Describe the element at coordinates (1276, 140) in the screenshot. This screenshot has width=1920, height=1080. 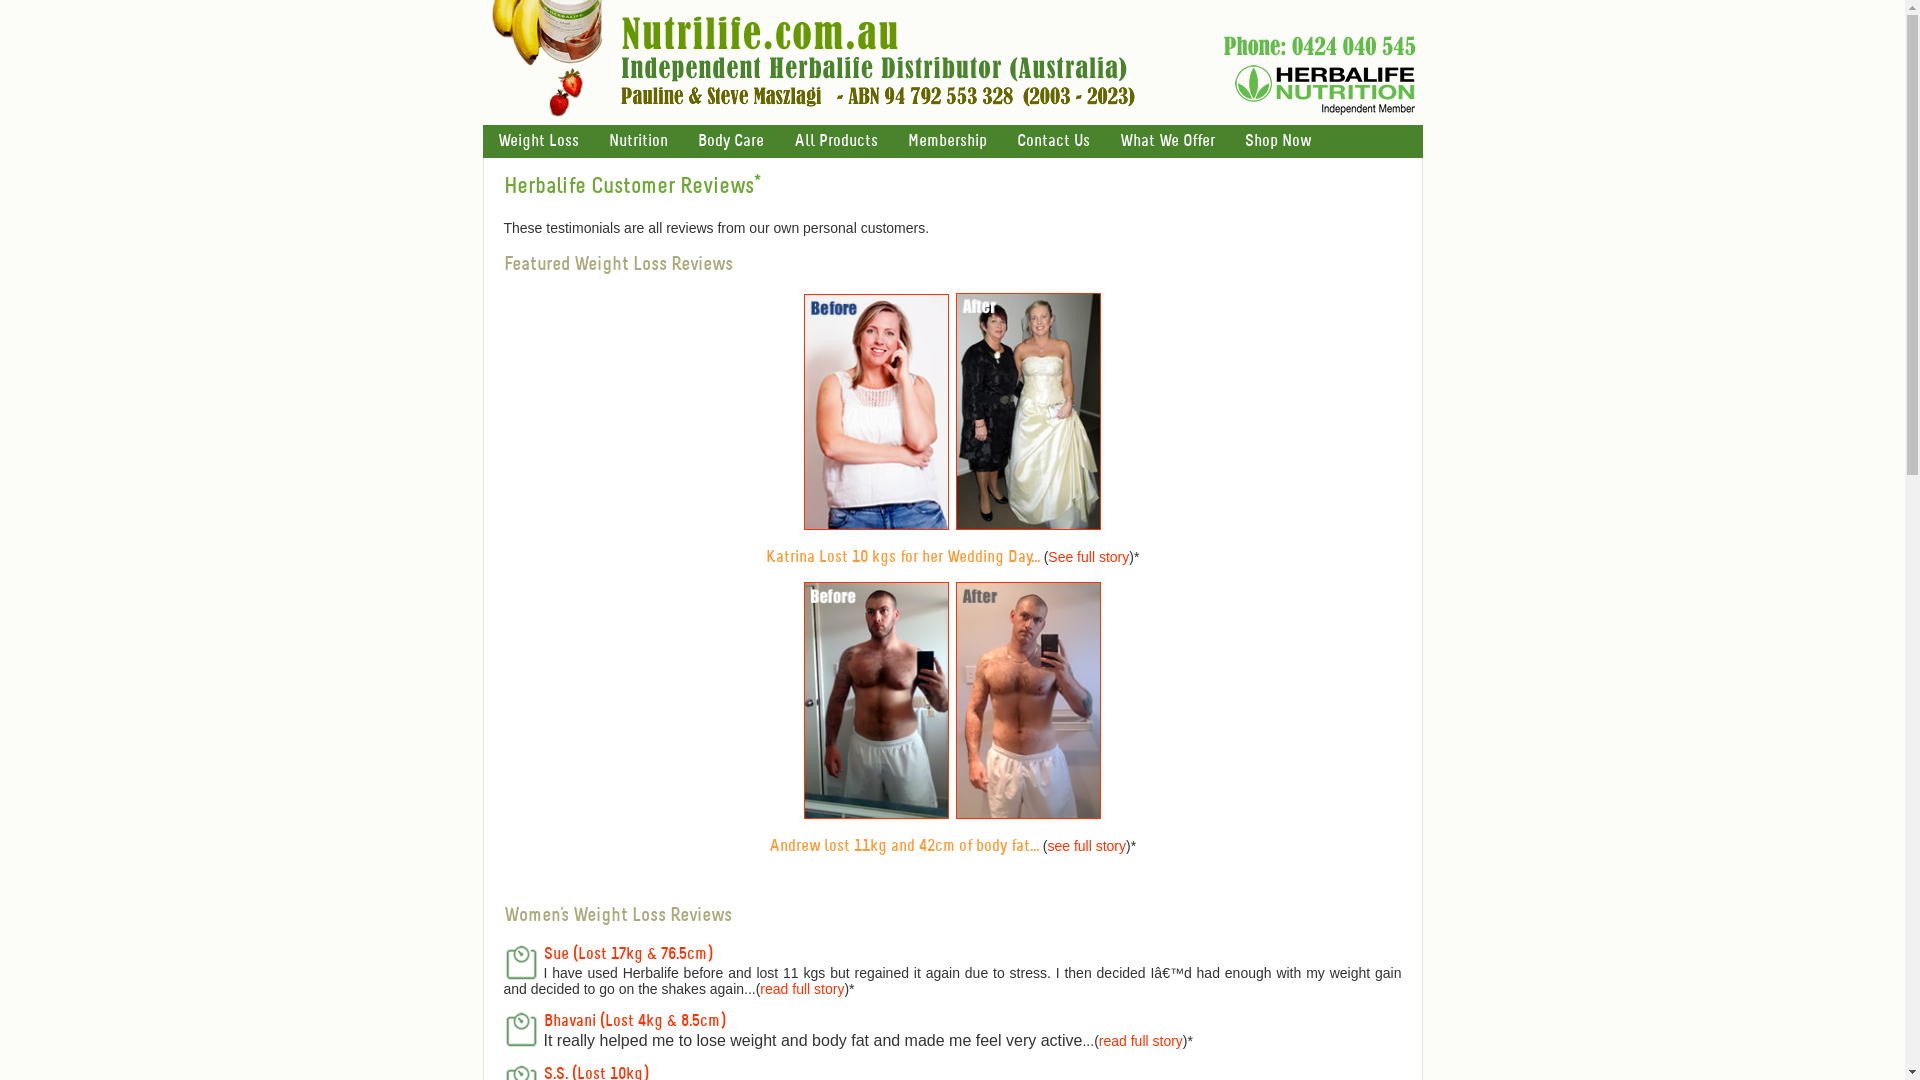
I see `'Shop Now'` at that location.